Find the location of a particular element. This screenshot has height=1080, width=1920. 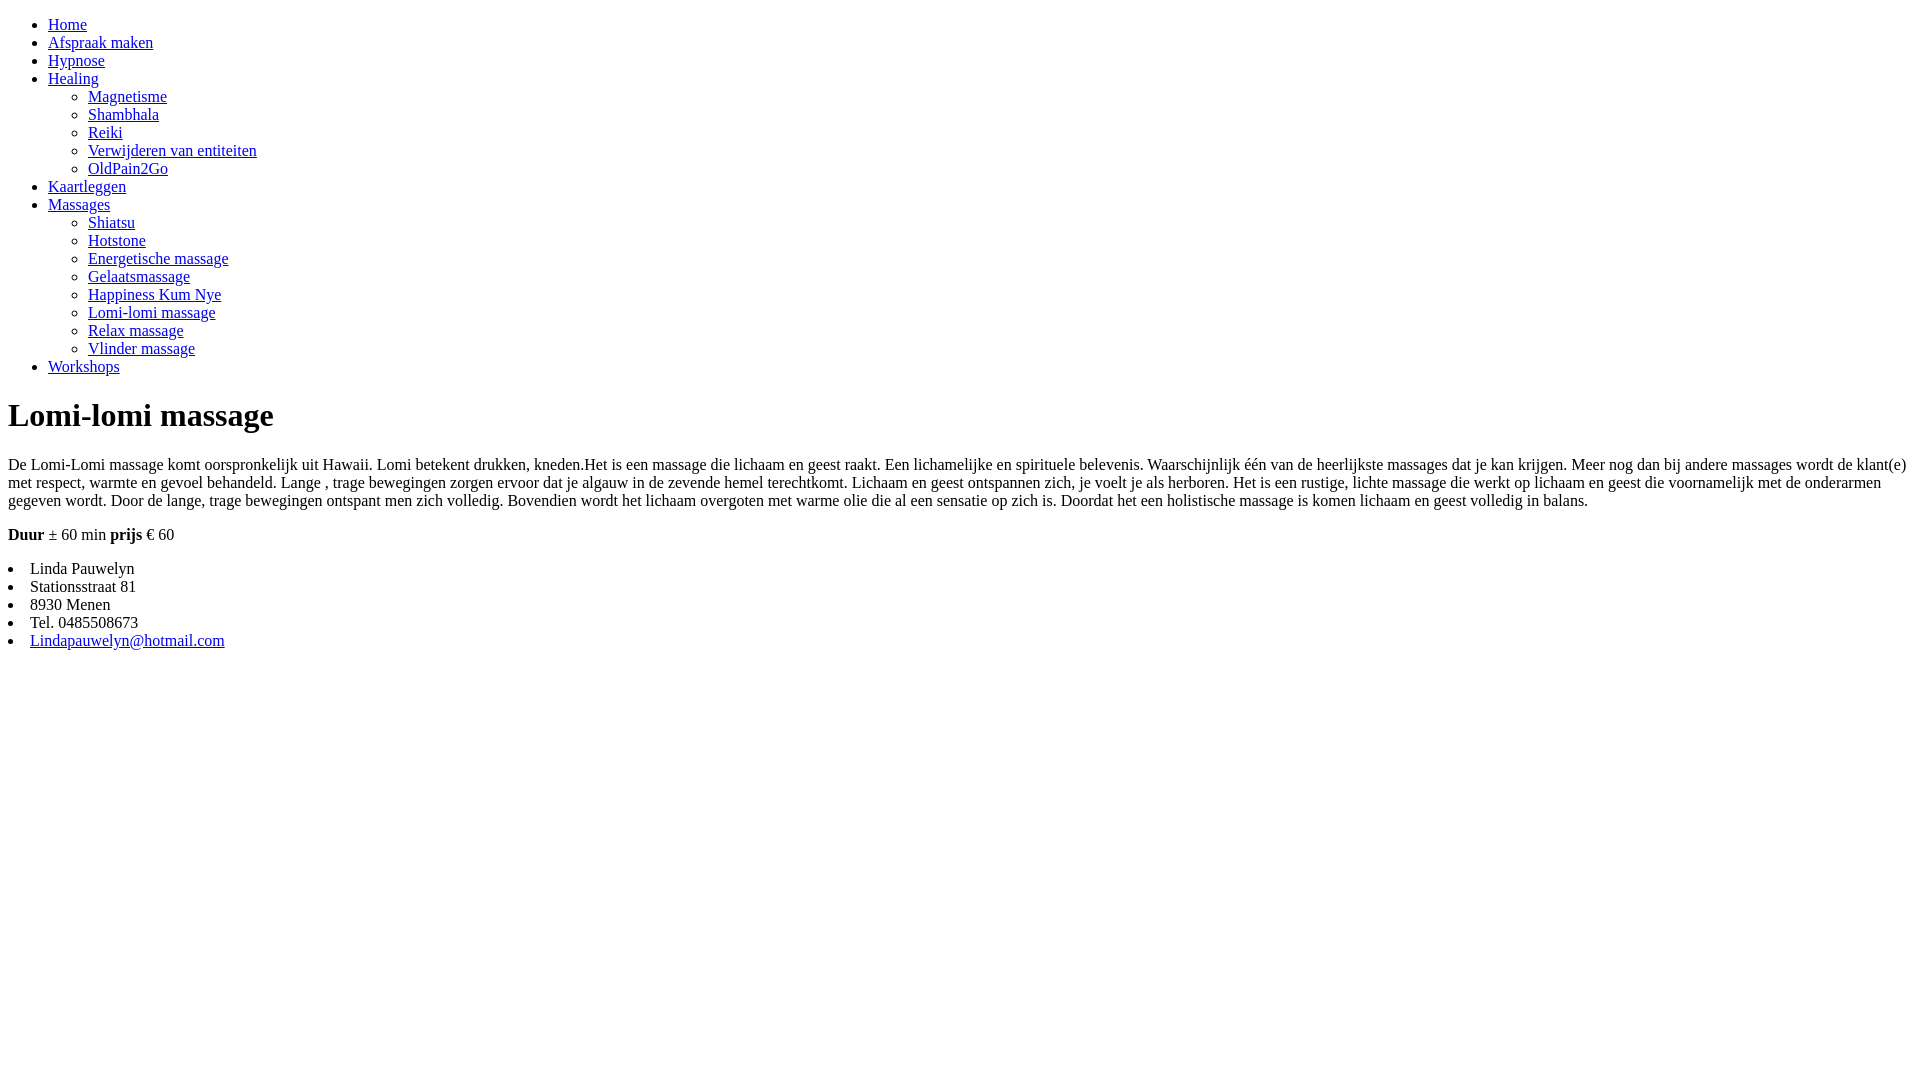

'Massages' is located at coordinates (48, 204).